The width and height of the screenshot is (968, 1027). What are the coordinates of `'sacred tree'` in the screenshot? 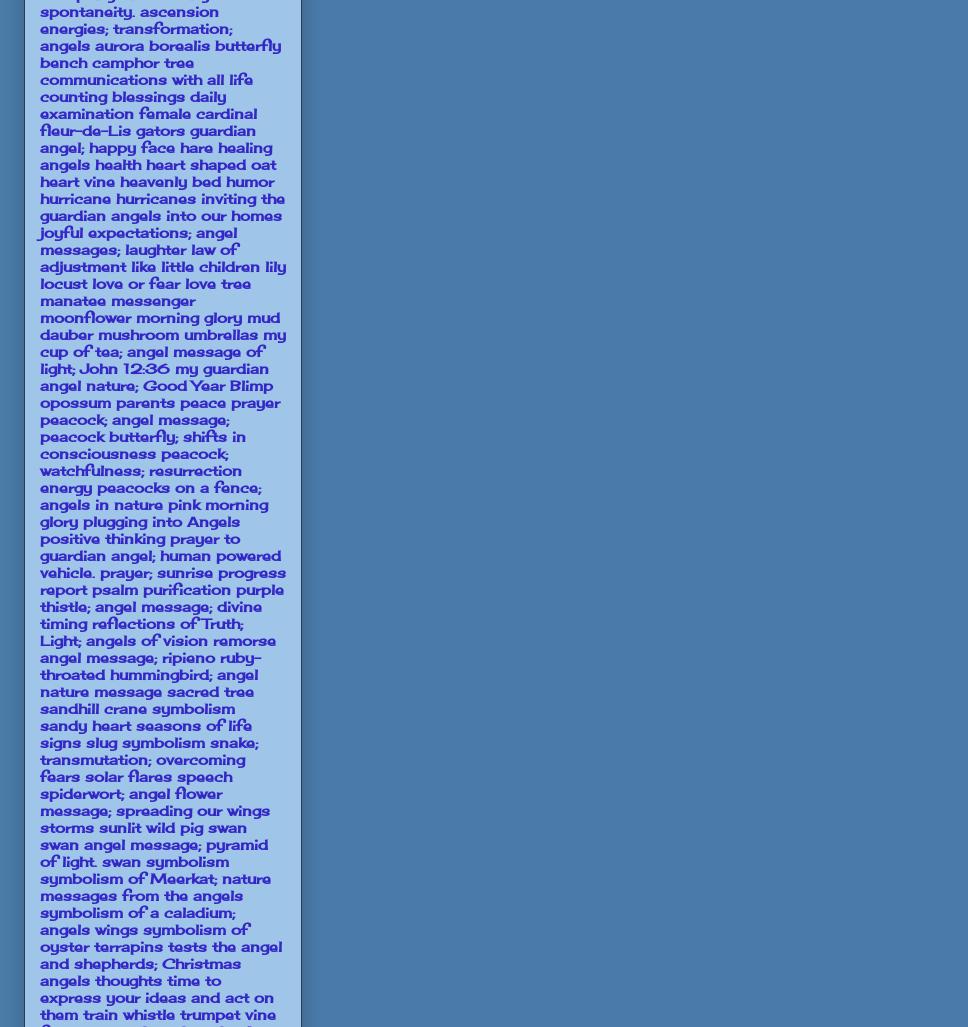 It's located at (209, 690).